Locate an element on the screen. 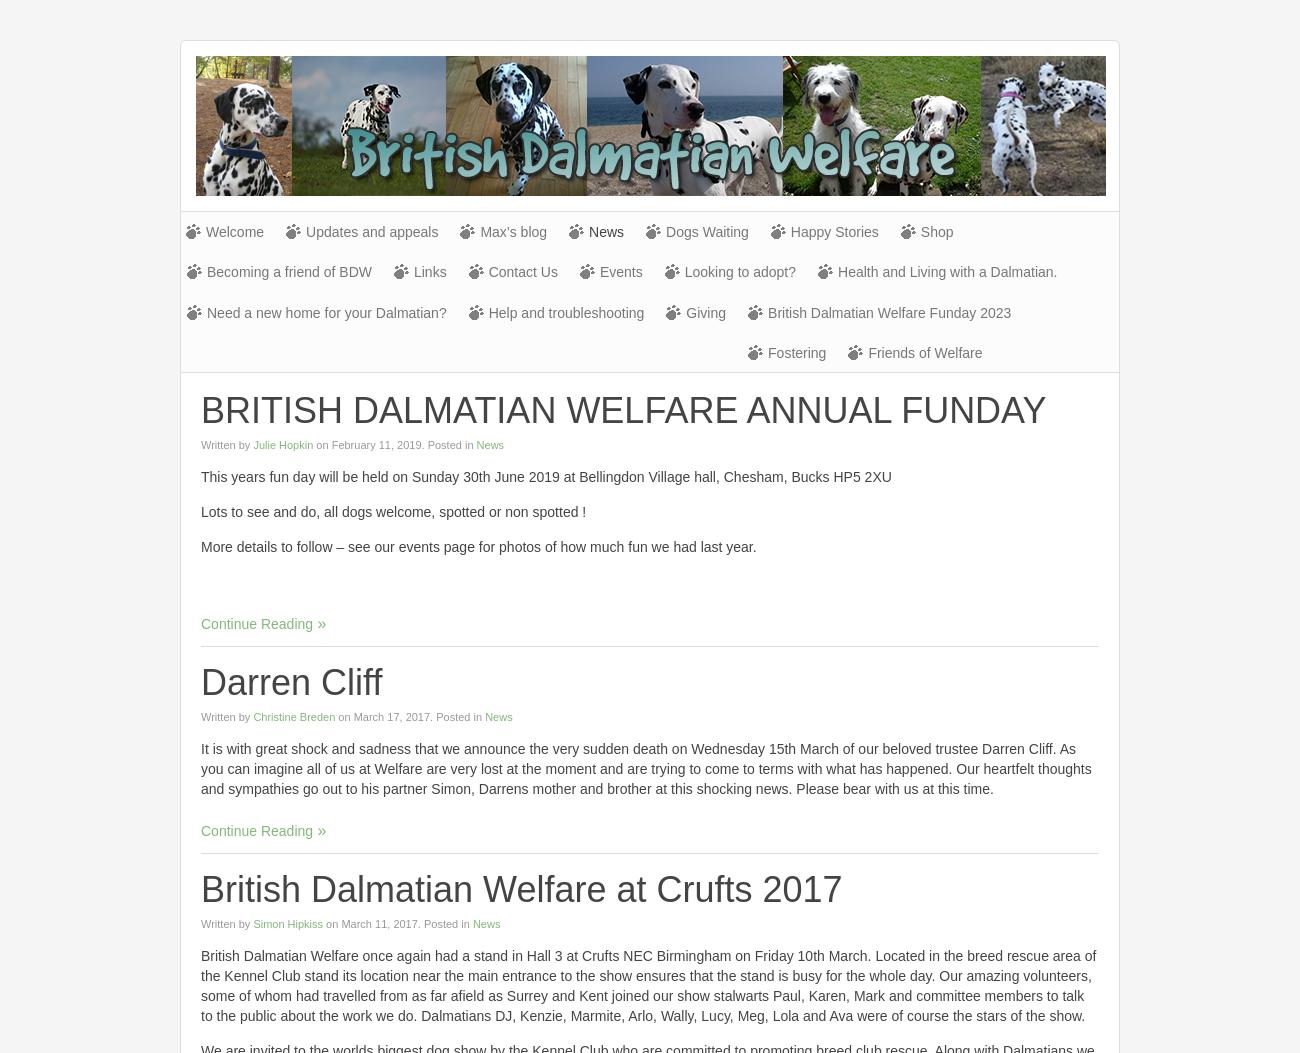 Image resolution: width=1300 pixels, height=1053 pixels. 'Friends of Welfare' is located at coordinates (924, 351).